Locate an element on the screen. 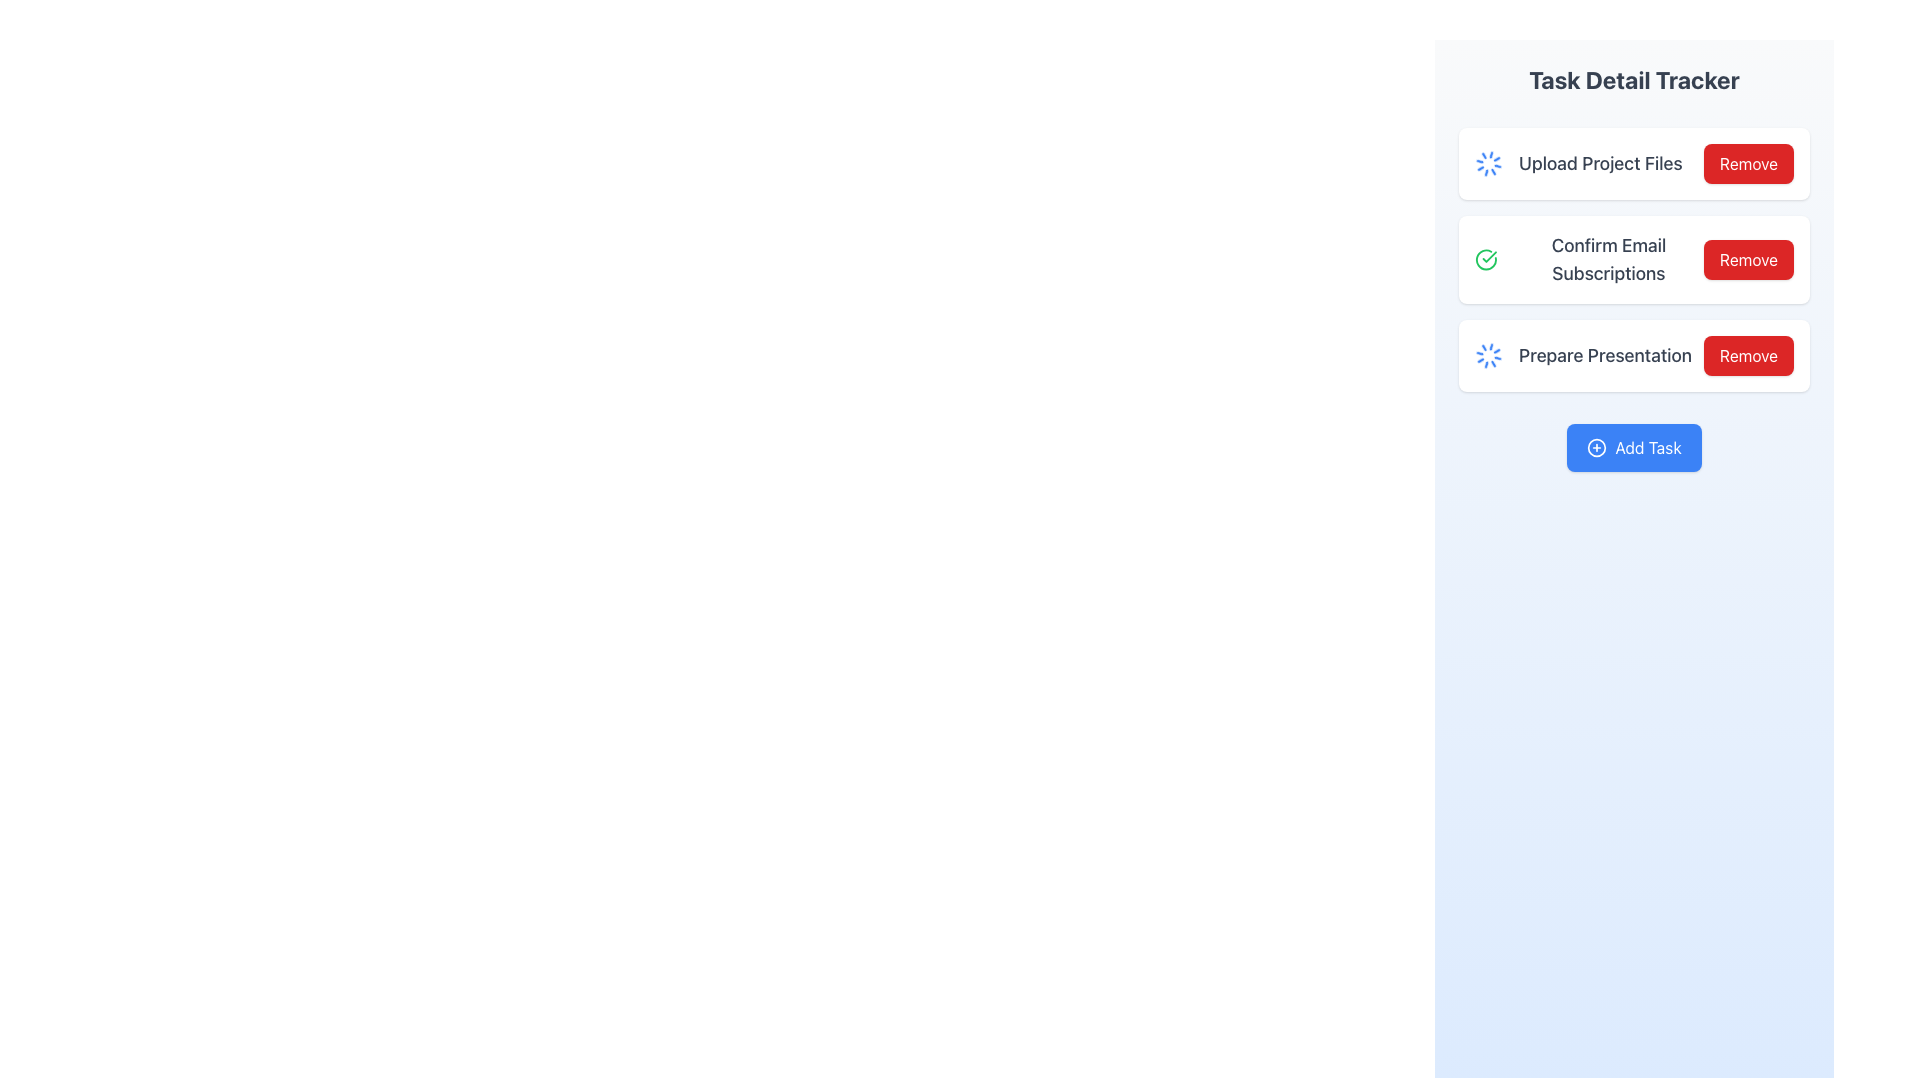 Image resolution: width=1920 pixels, height=1080 pixels. the 'Prepare Presentation' static label with icon, which indicates the task is currently active or processing is located at coordinates (1582, 354).